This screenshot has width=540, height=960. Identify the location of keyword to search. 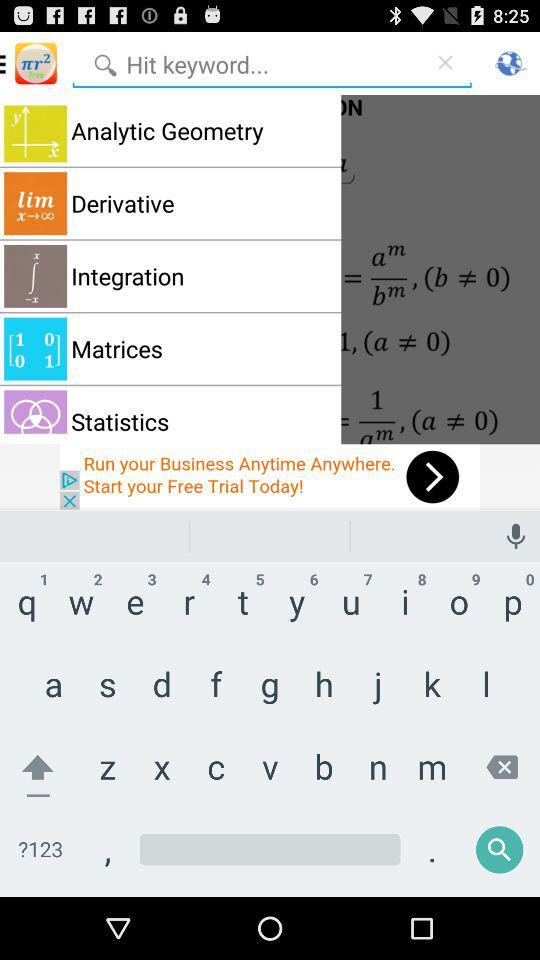
(247, 61).